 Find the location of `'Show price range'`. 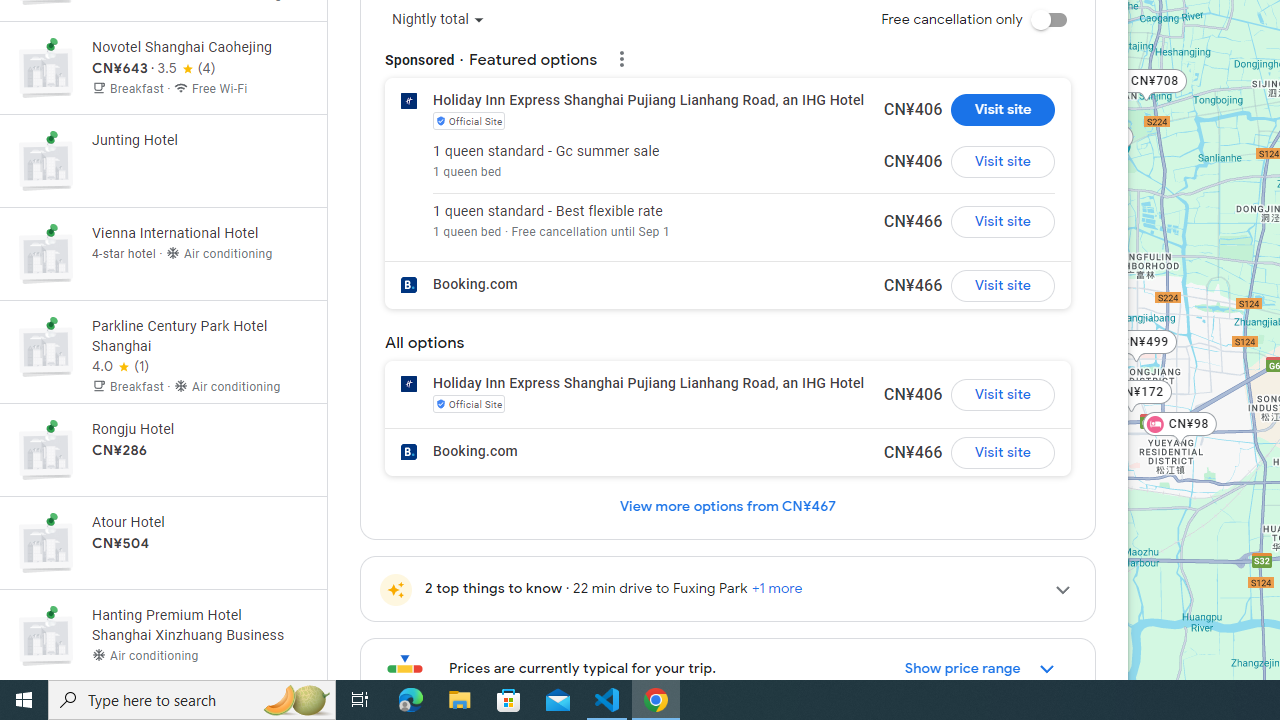

'Show price range' is located at coordinates (980, 668).